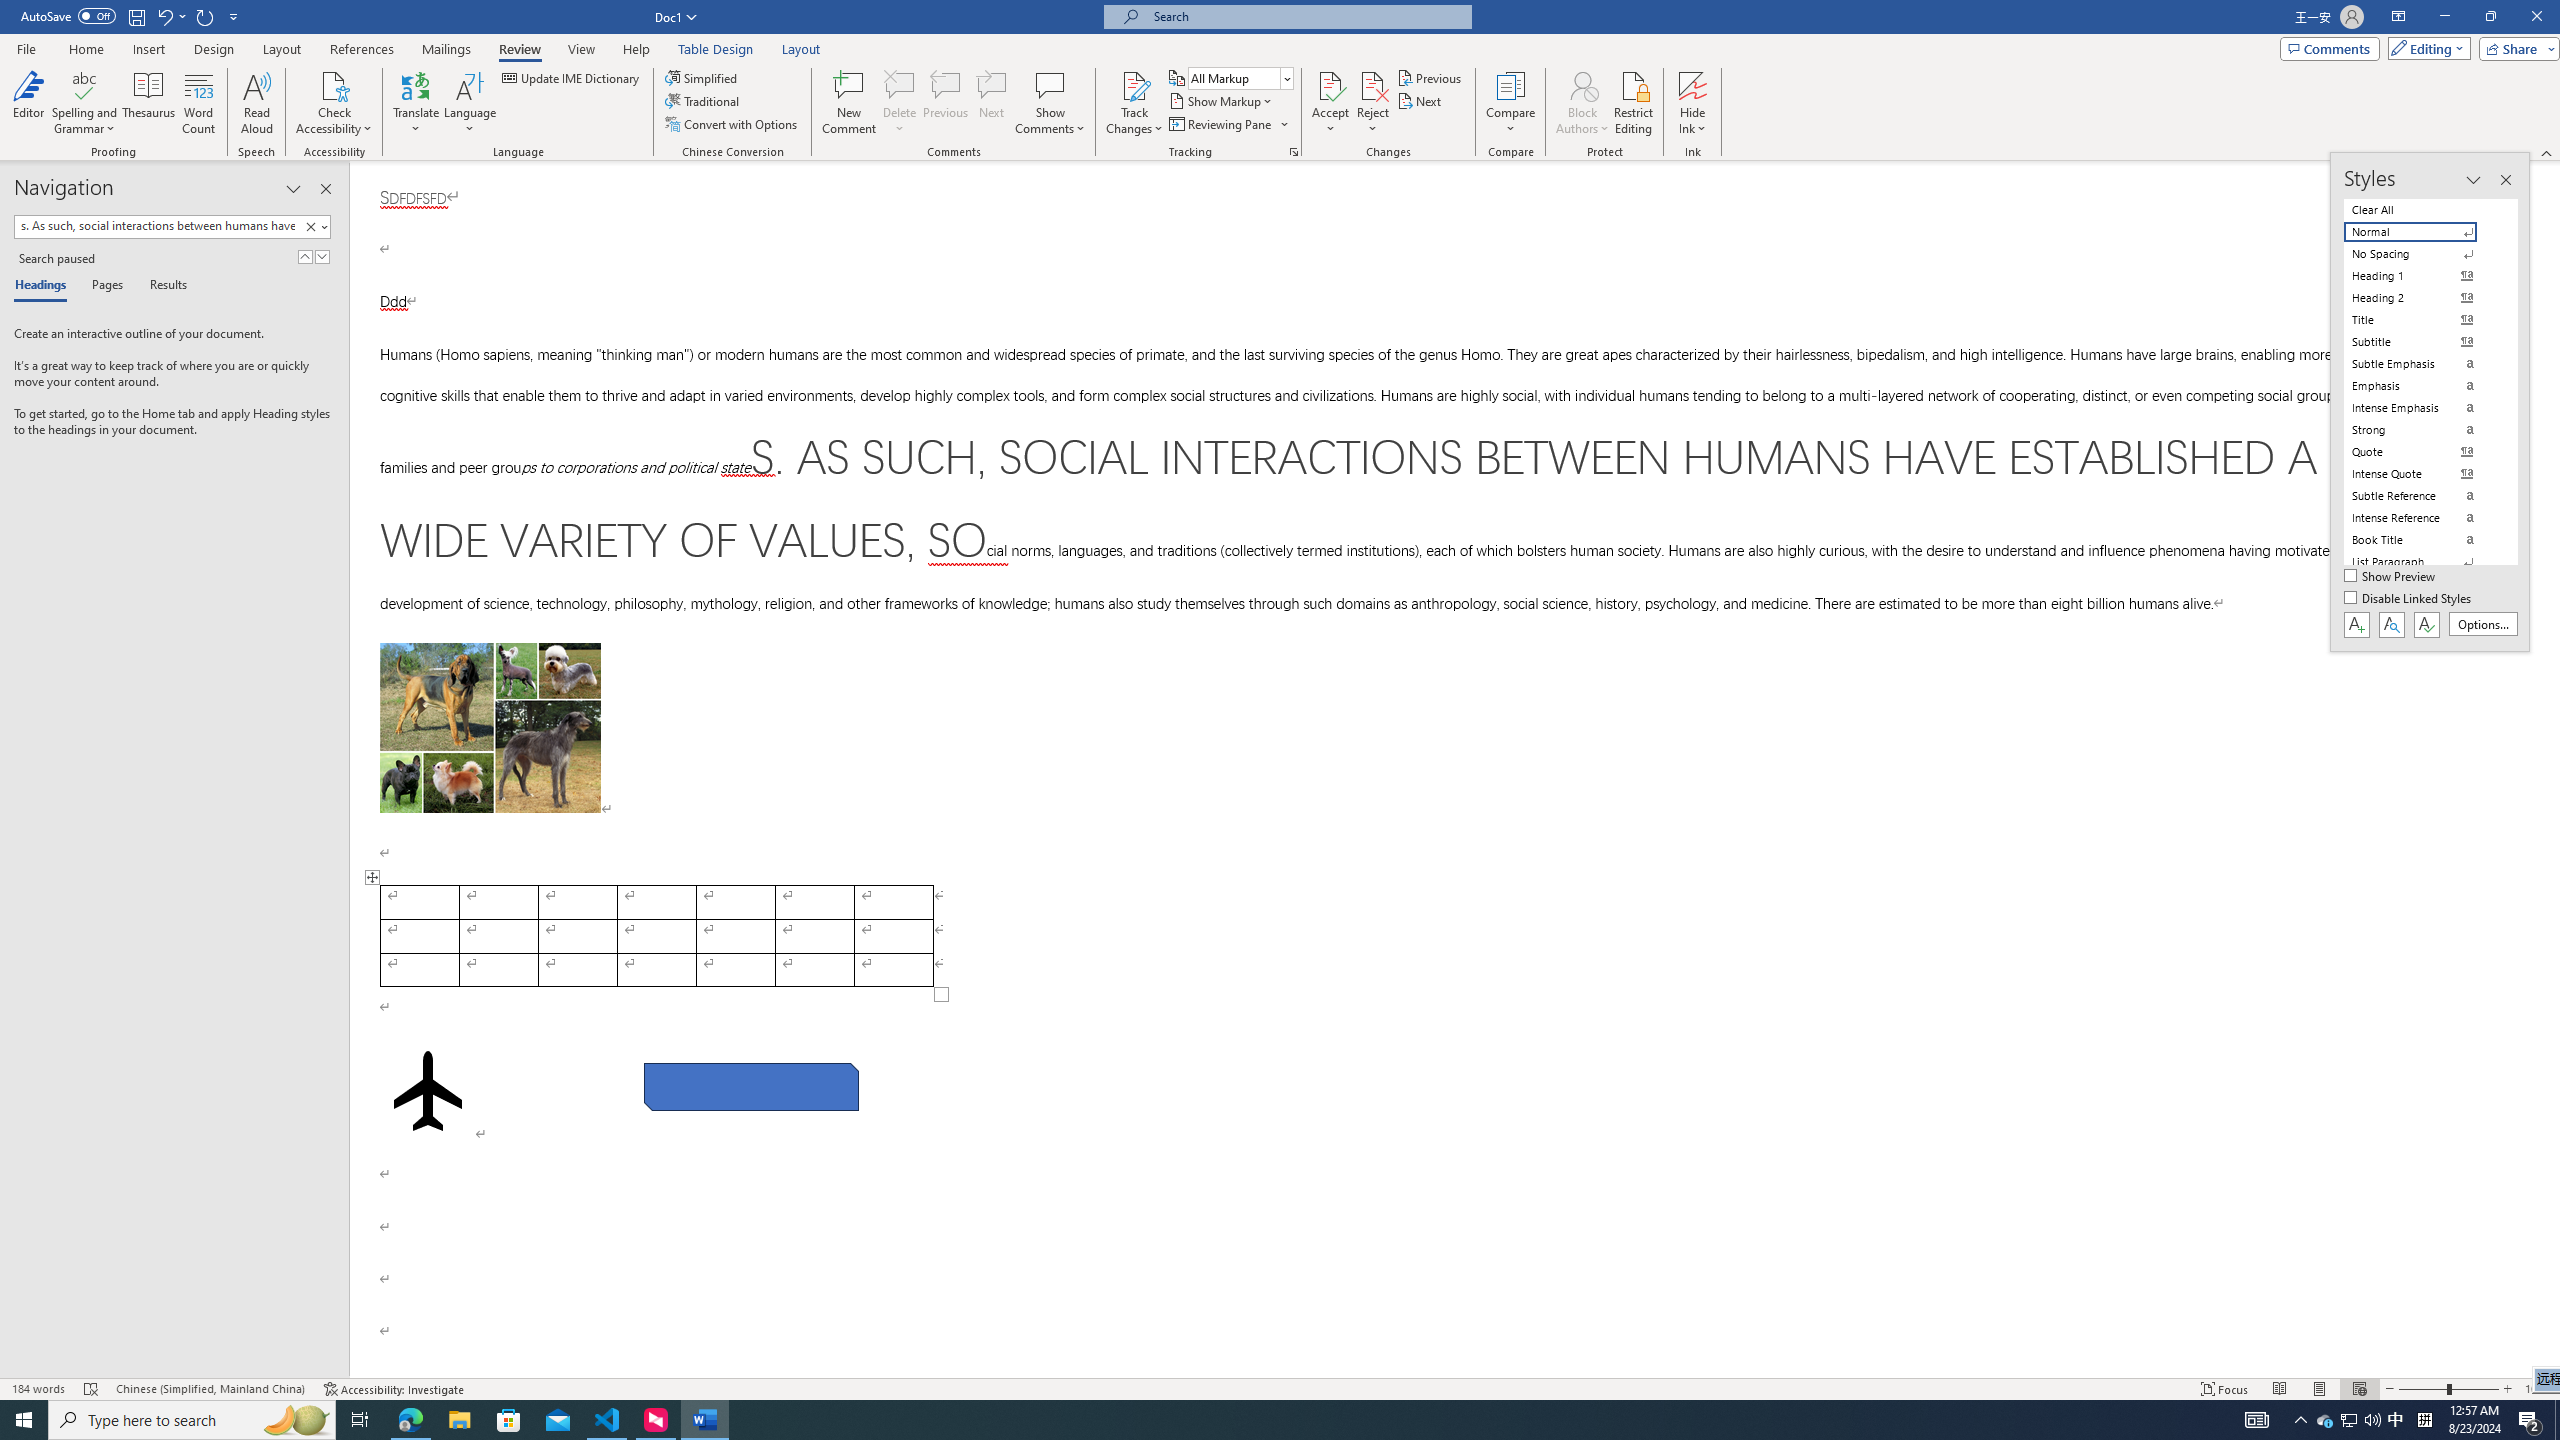 This screenshot has height=1440, width=2560. What do you see at coordinates (704, 99) in the screenshot?
I see `'Traditional'` at bounding box center [704, 99].